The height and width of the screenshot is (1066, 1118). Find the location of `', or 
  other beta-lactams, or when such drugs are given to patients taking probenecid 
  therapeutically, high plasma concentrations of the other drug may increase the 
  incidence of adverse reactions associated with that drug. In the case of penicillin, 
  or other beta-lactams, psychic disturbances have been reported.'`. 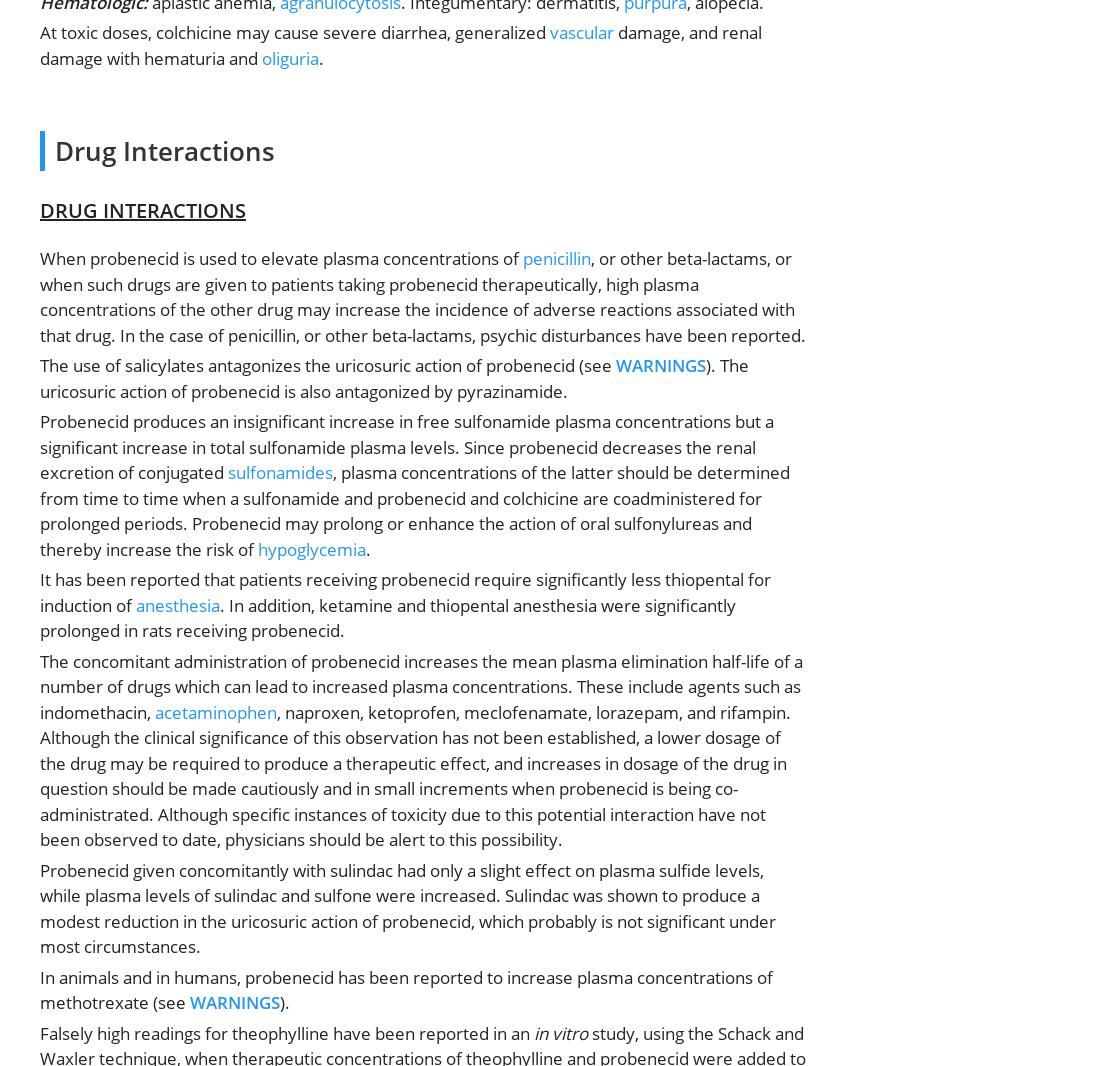

', or 
  other beta-lactams, or when such drugs are given to patients taking probenecid 
  therapeutically, high plasma concentrations of the other drug may increase the 
  incidence of adverse reactions associated with that drug. In the case of penicillin, 
  or other beta-lactams, psychic disturbances have been reported.' is located at coordinates (422, 296).